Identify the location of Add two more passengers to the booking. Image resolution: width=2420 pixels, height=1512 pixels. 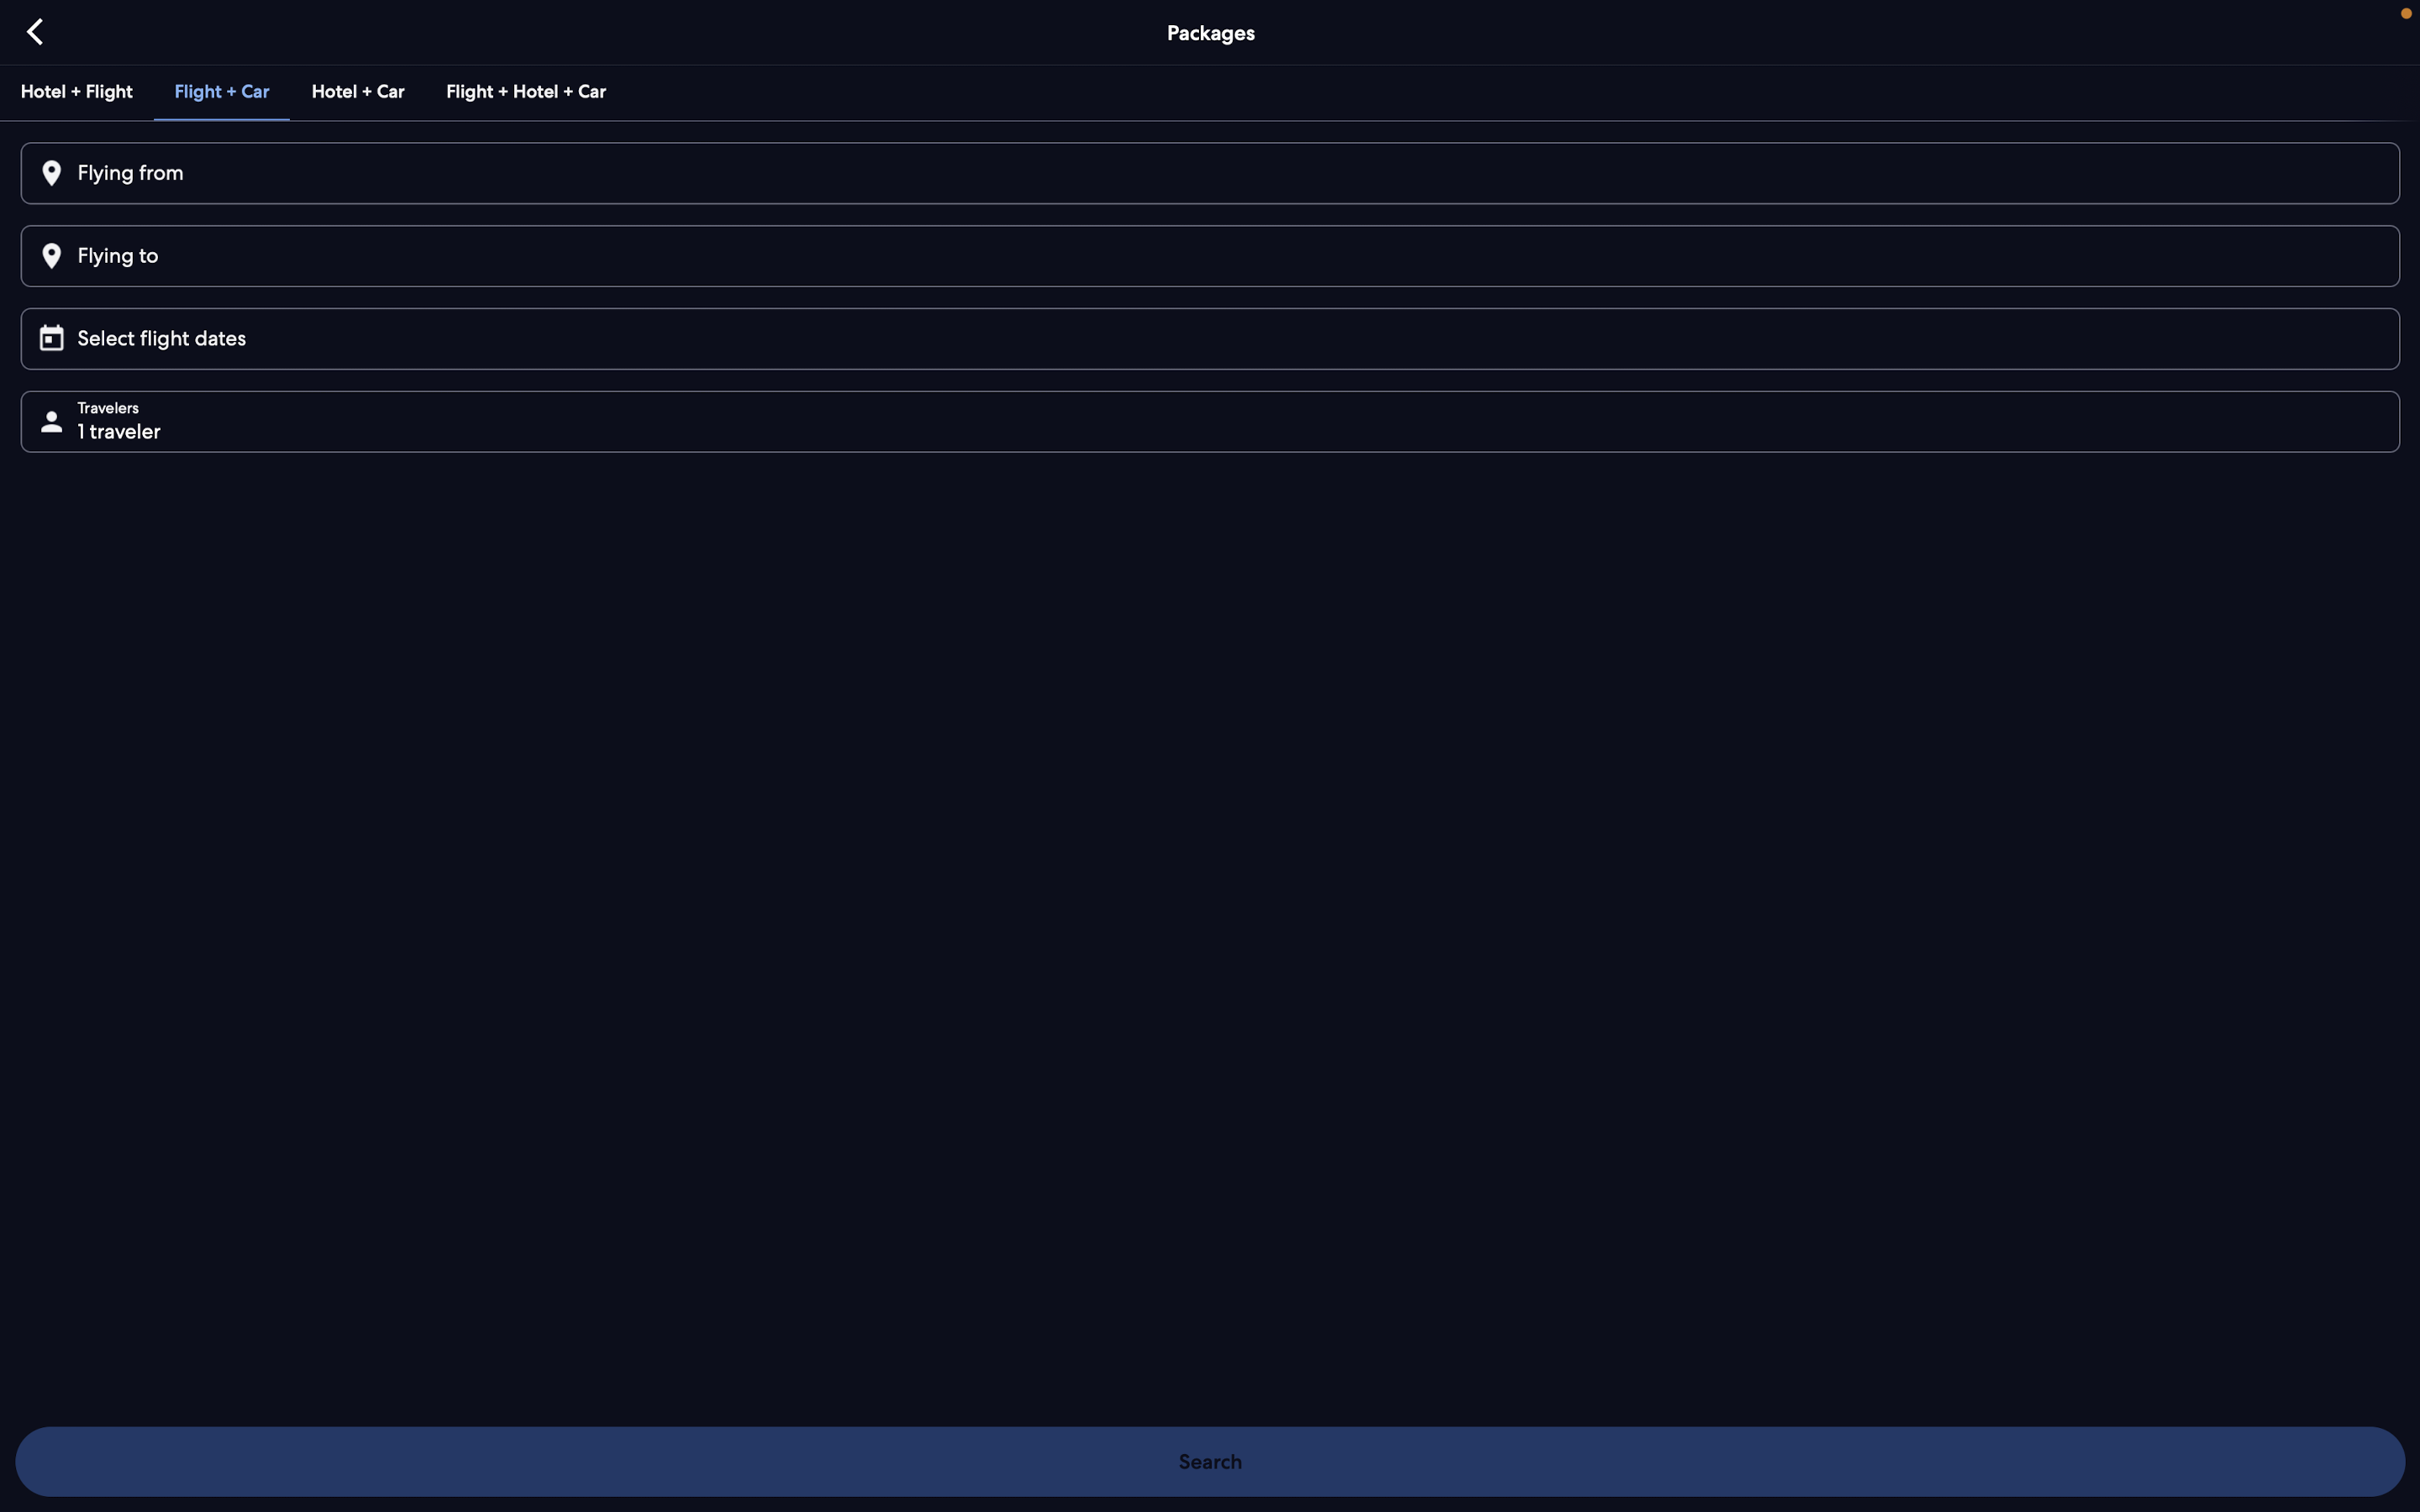
(1217, 419).